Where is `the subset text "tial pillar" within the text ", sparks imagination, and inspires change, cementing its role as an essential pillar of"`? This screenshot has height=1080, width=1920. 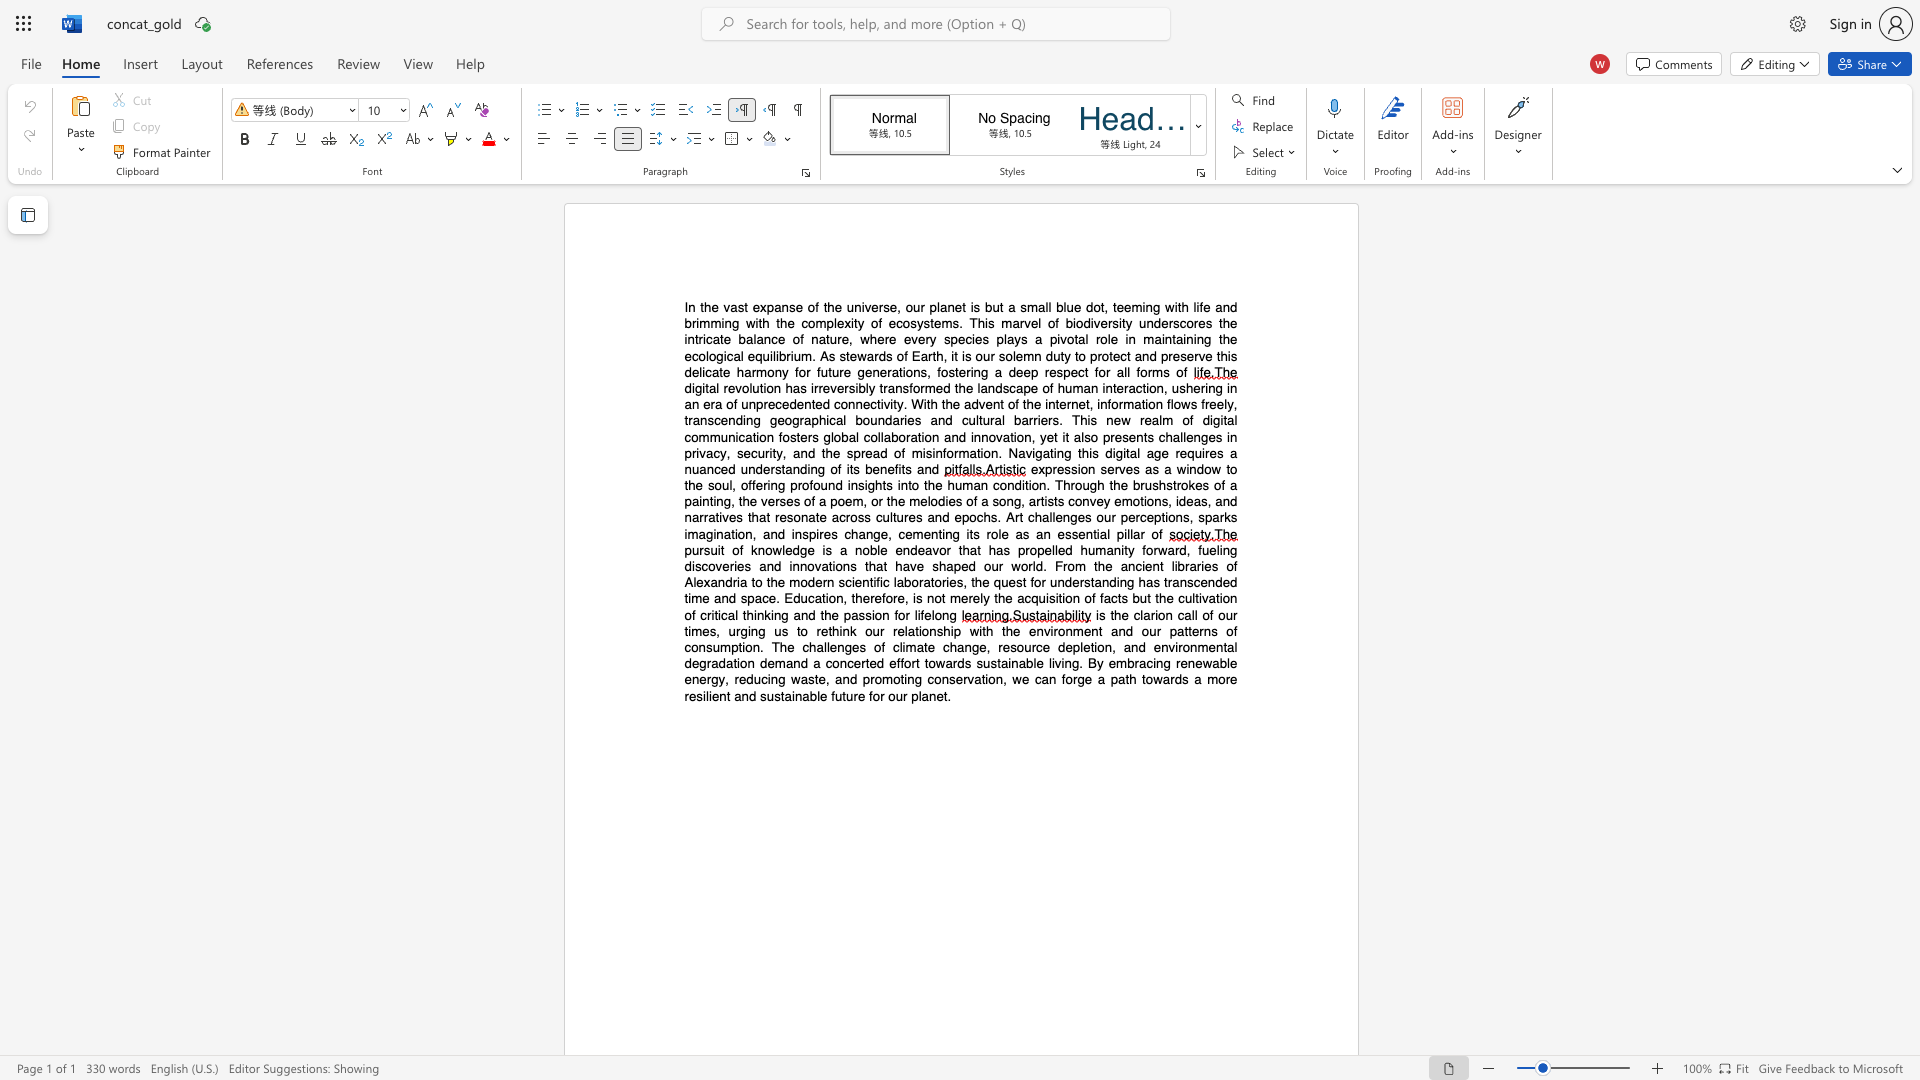
the subset text "tial pillar" within the text ", sparks imagination, and inspires change, cementing its role as an essential pillar of" is located at coordinates (1092, 533).